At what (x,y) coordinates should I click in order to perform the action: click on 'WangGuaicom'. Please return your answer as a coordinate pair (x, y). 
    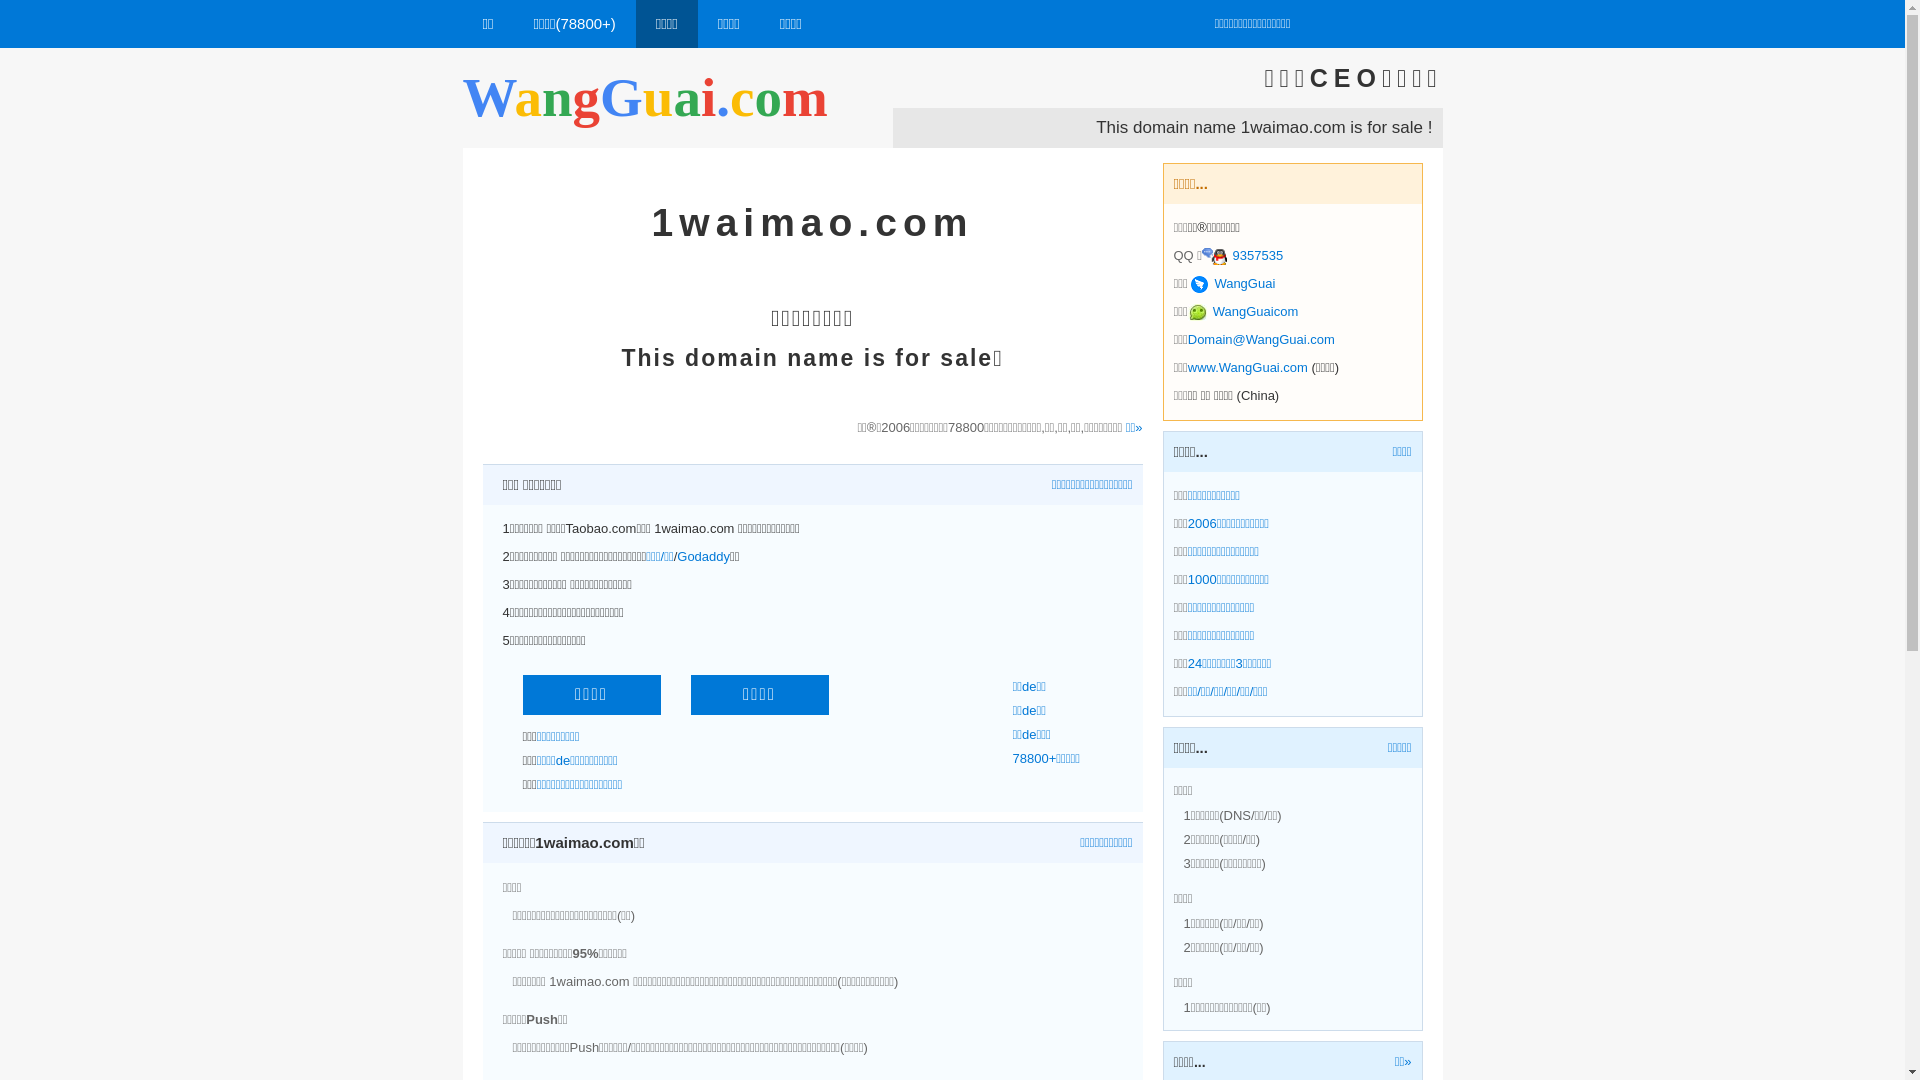
    Looking at the image, I should click on (1188, 311).